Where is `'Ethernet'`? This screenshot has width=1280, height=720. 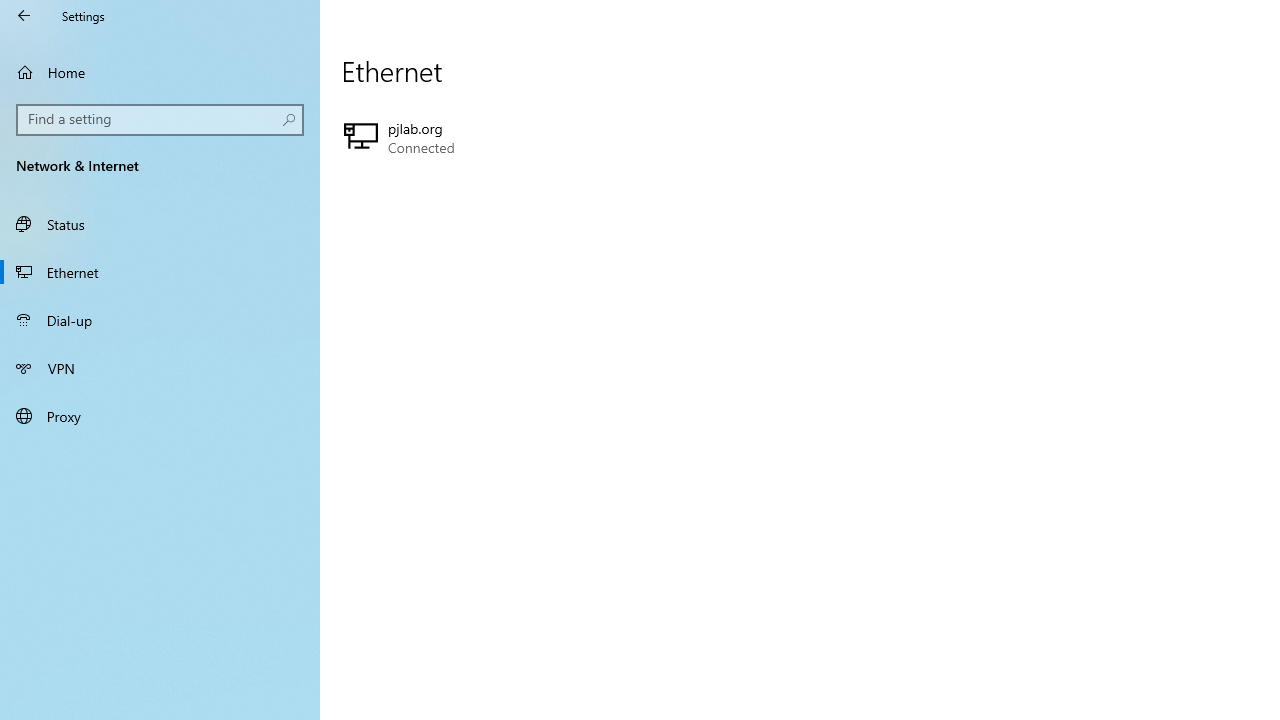 'Ethernet' is located at coordinates (160, 271).